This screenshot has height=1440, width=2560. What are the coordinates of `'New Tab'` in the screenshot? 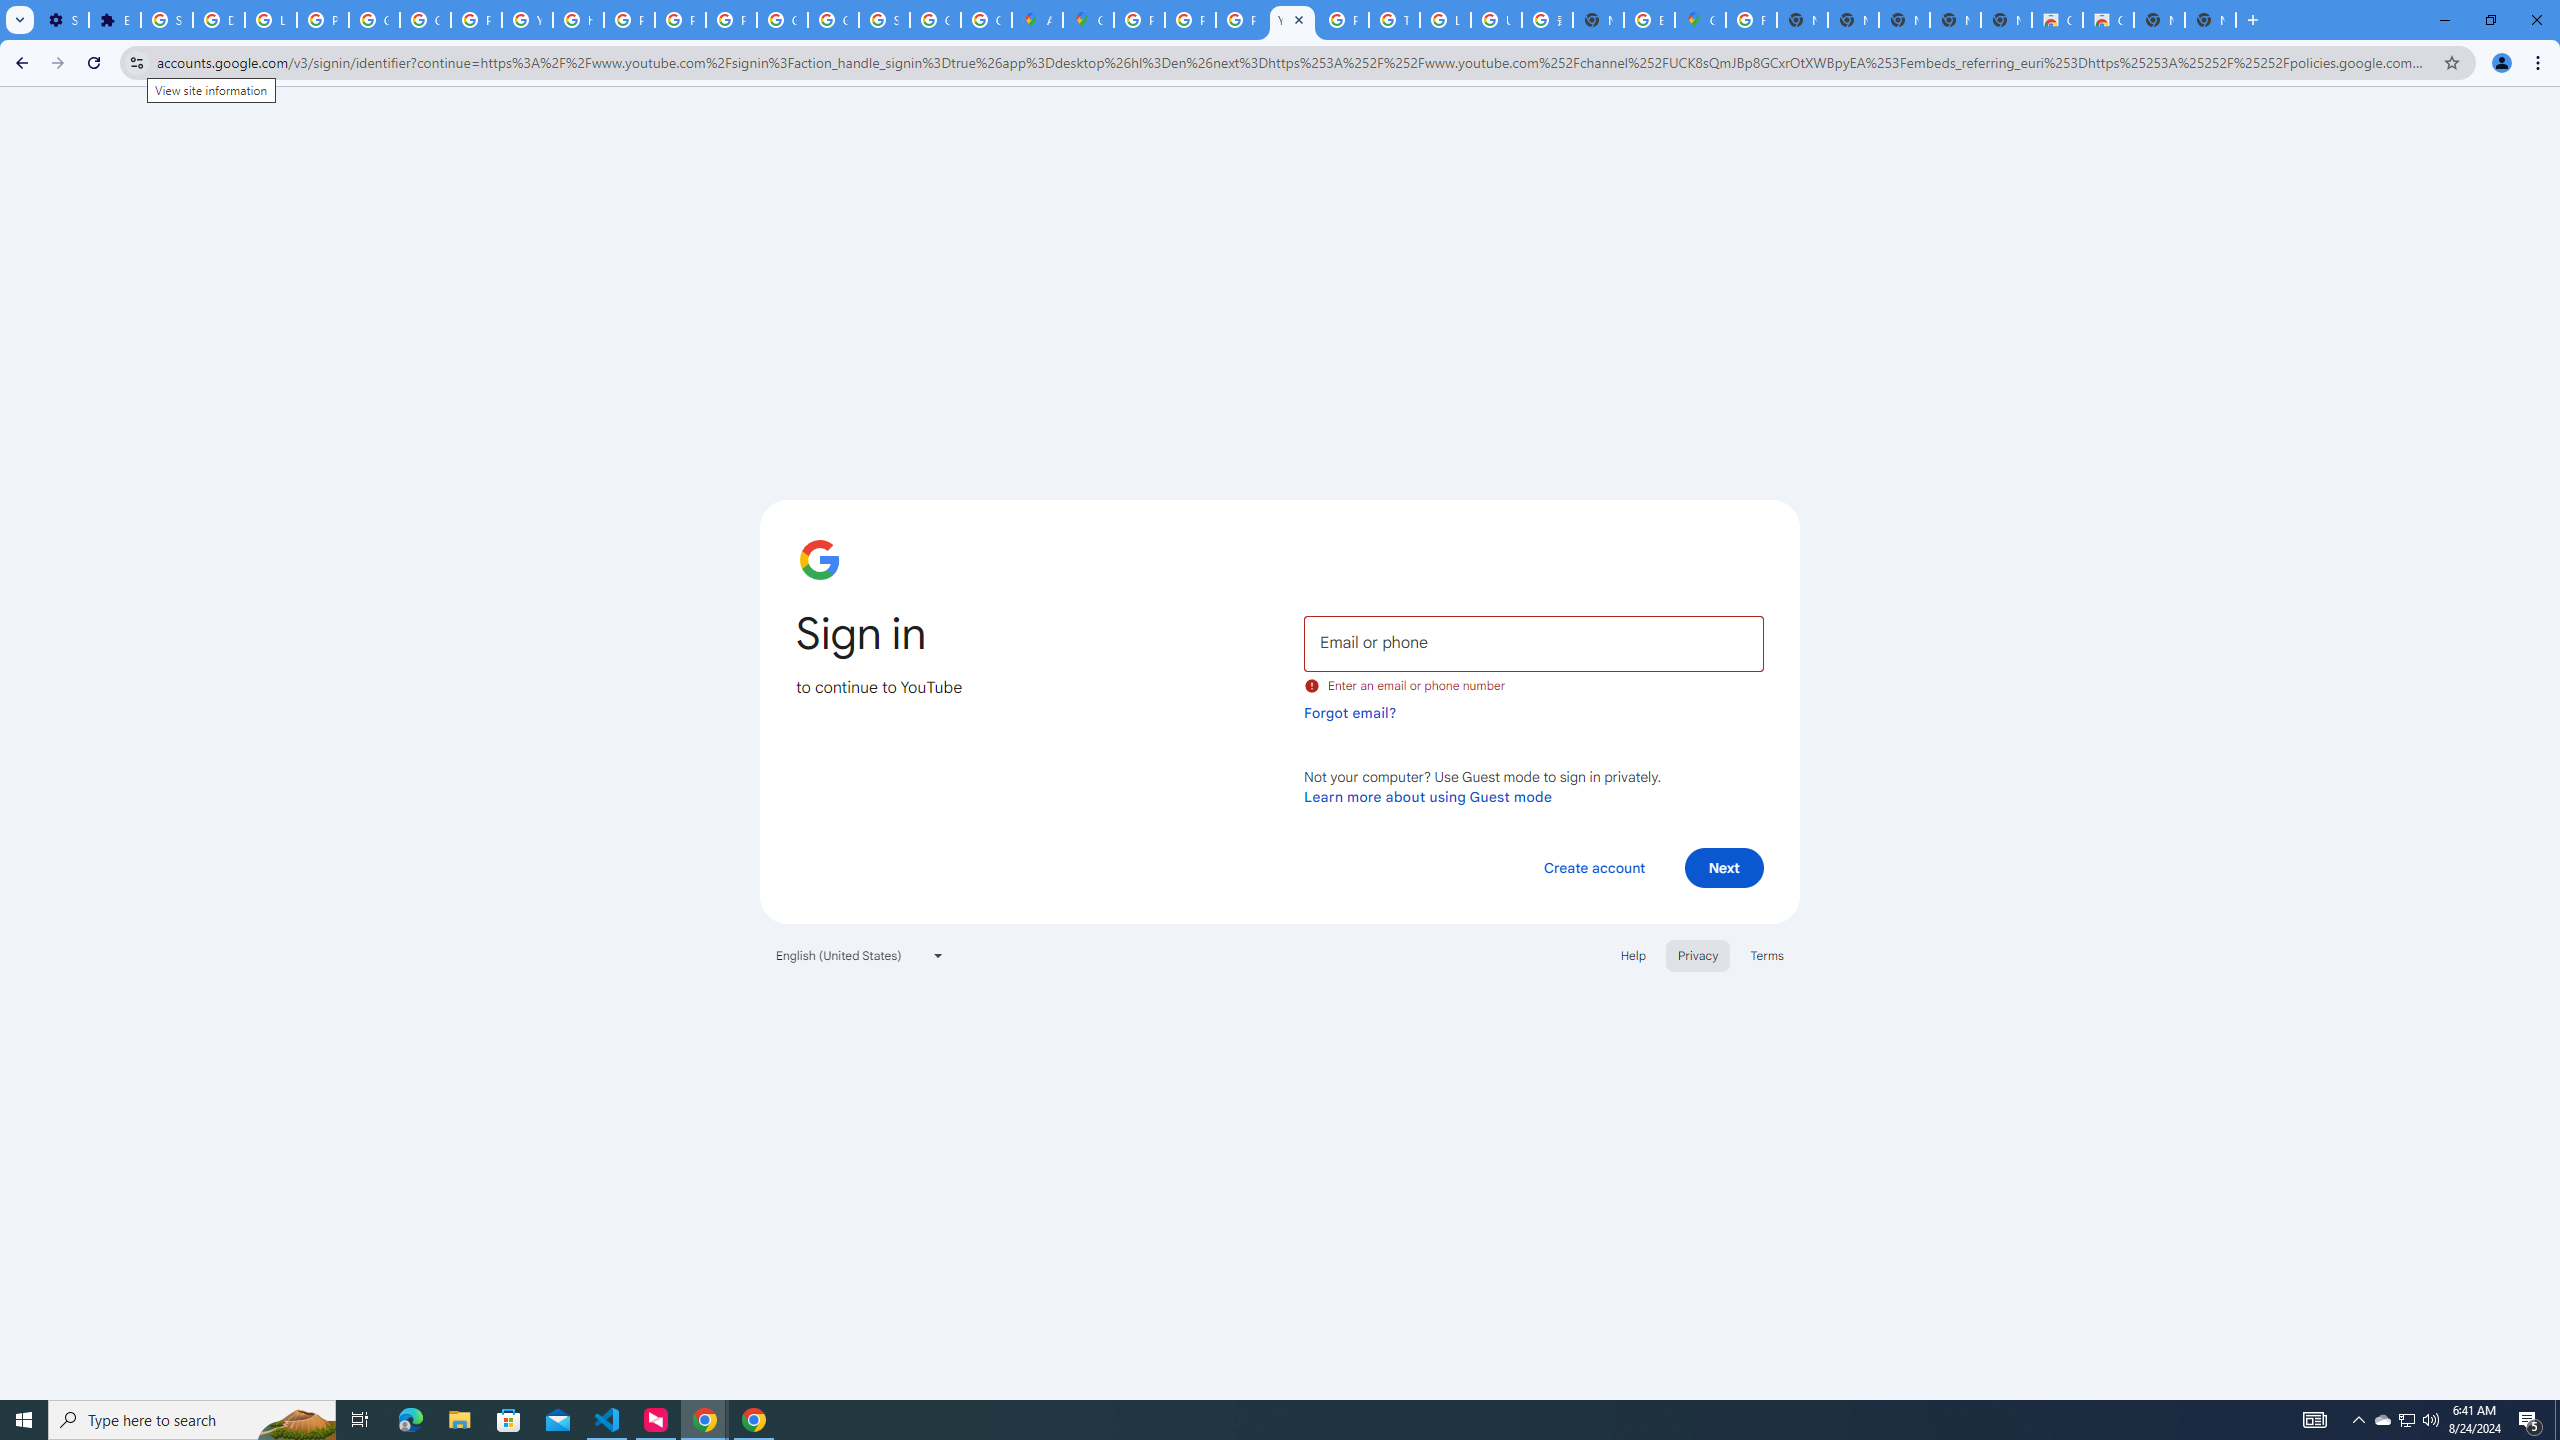 It's located at (2209, 19).